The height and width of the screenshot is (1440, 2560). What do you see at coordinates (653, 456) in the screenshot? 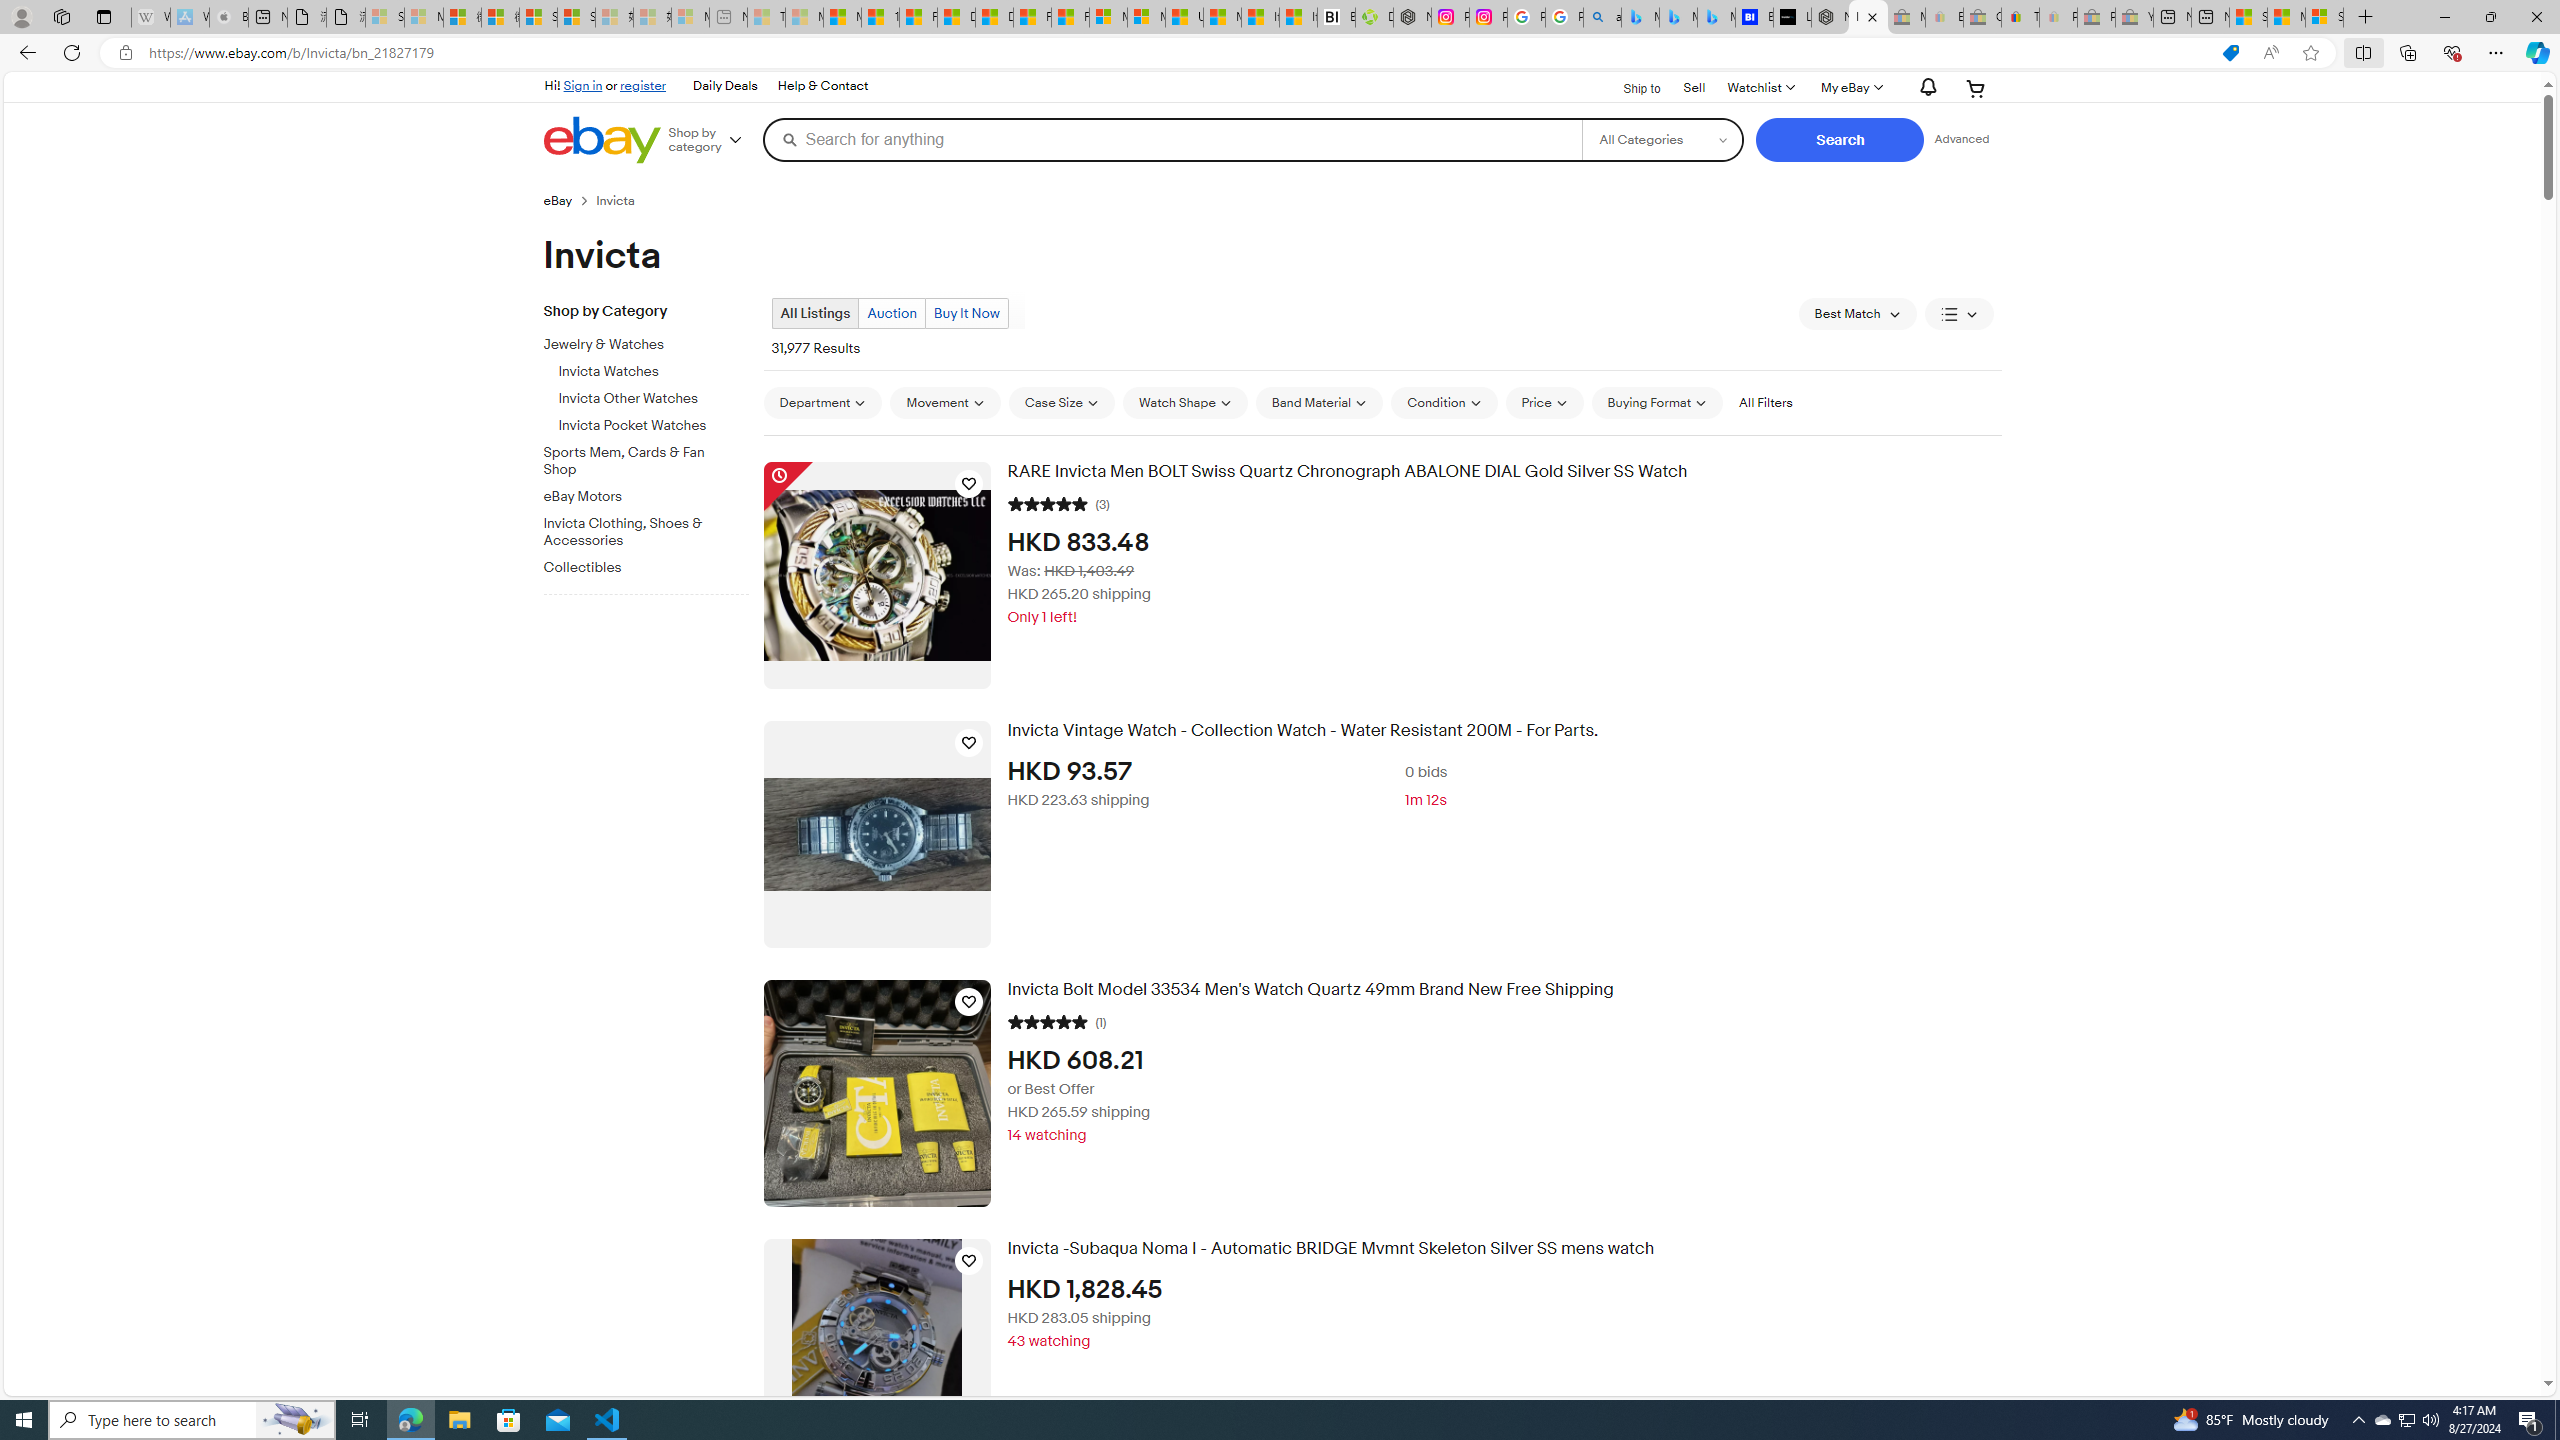
I see `'Sports Mem, Cards & Fan Shop'` at bounding box center [653, 456].